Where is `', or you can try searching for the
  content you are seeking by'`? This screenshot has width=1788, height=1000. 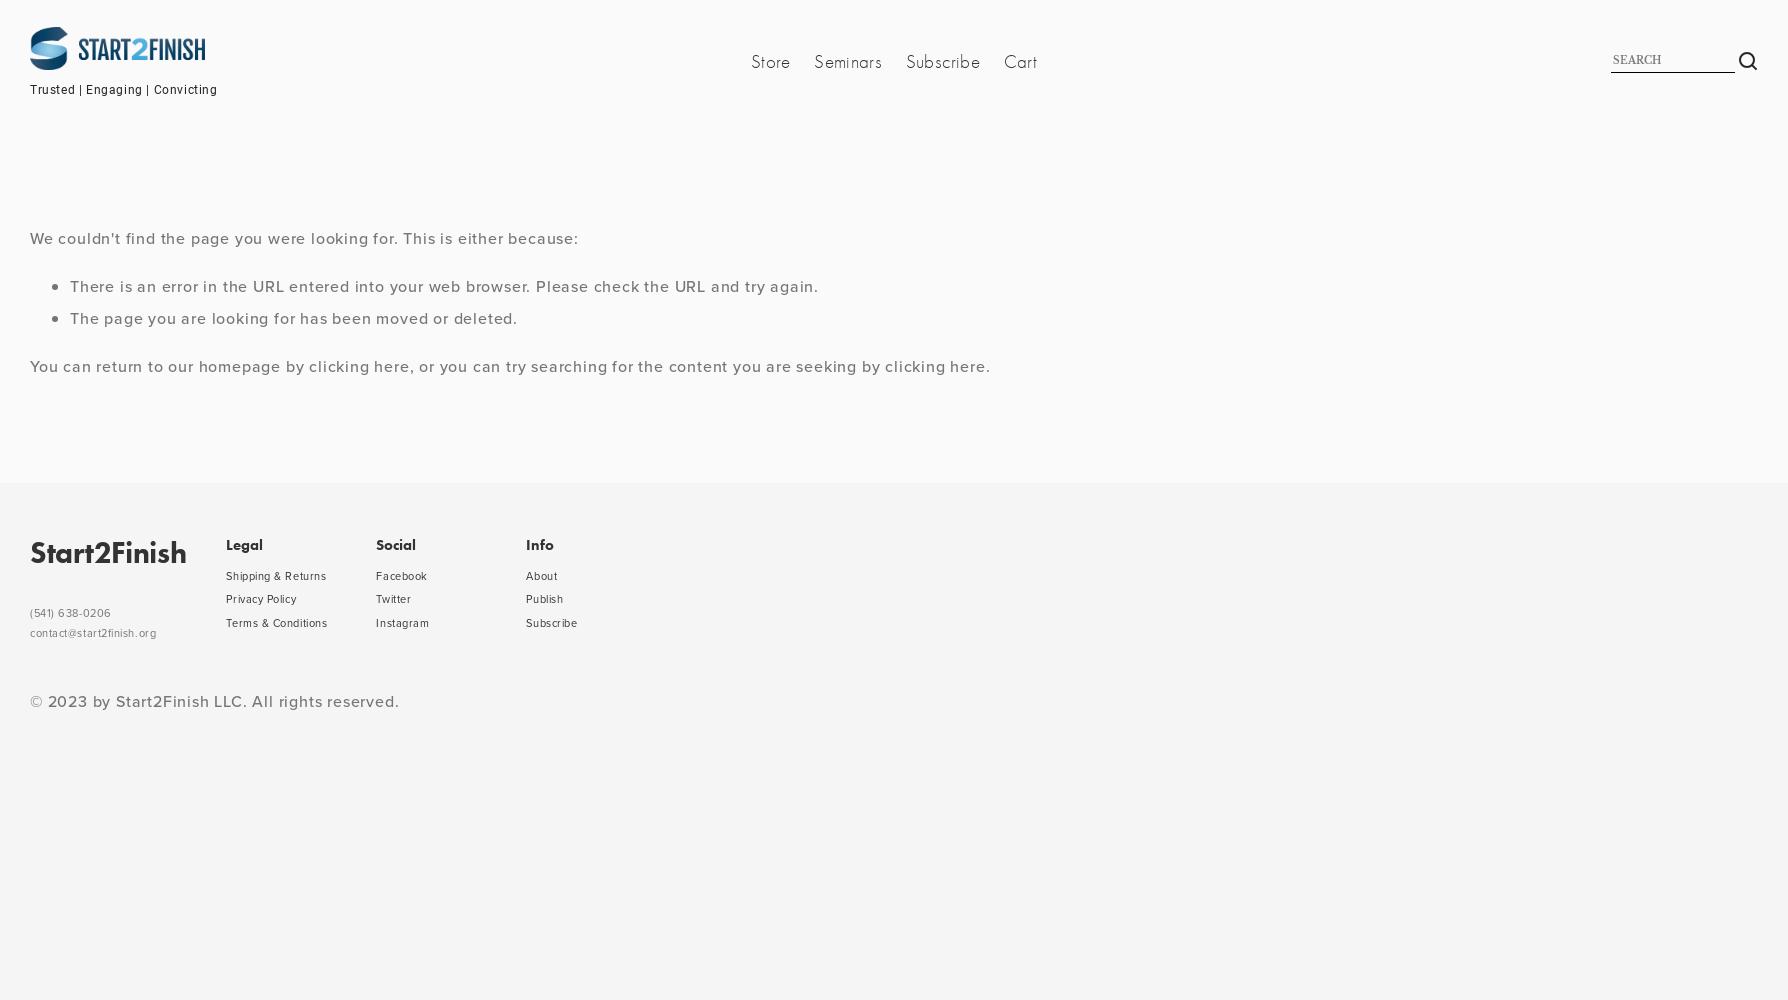
', or you can try searching for the
  content you are seeking by' is located at coordinates (647, 364).